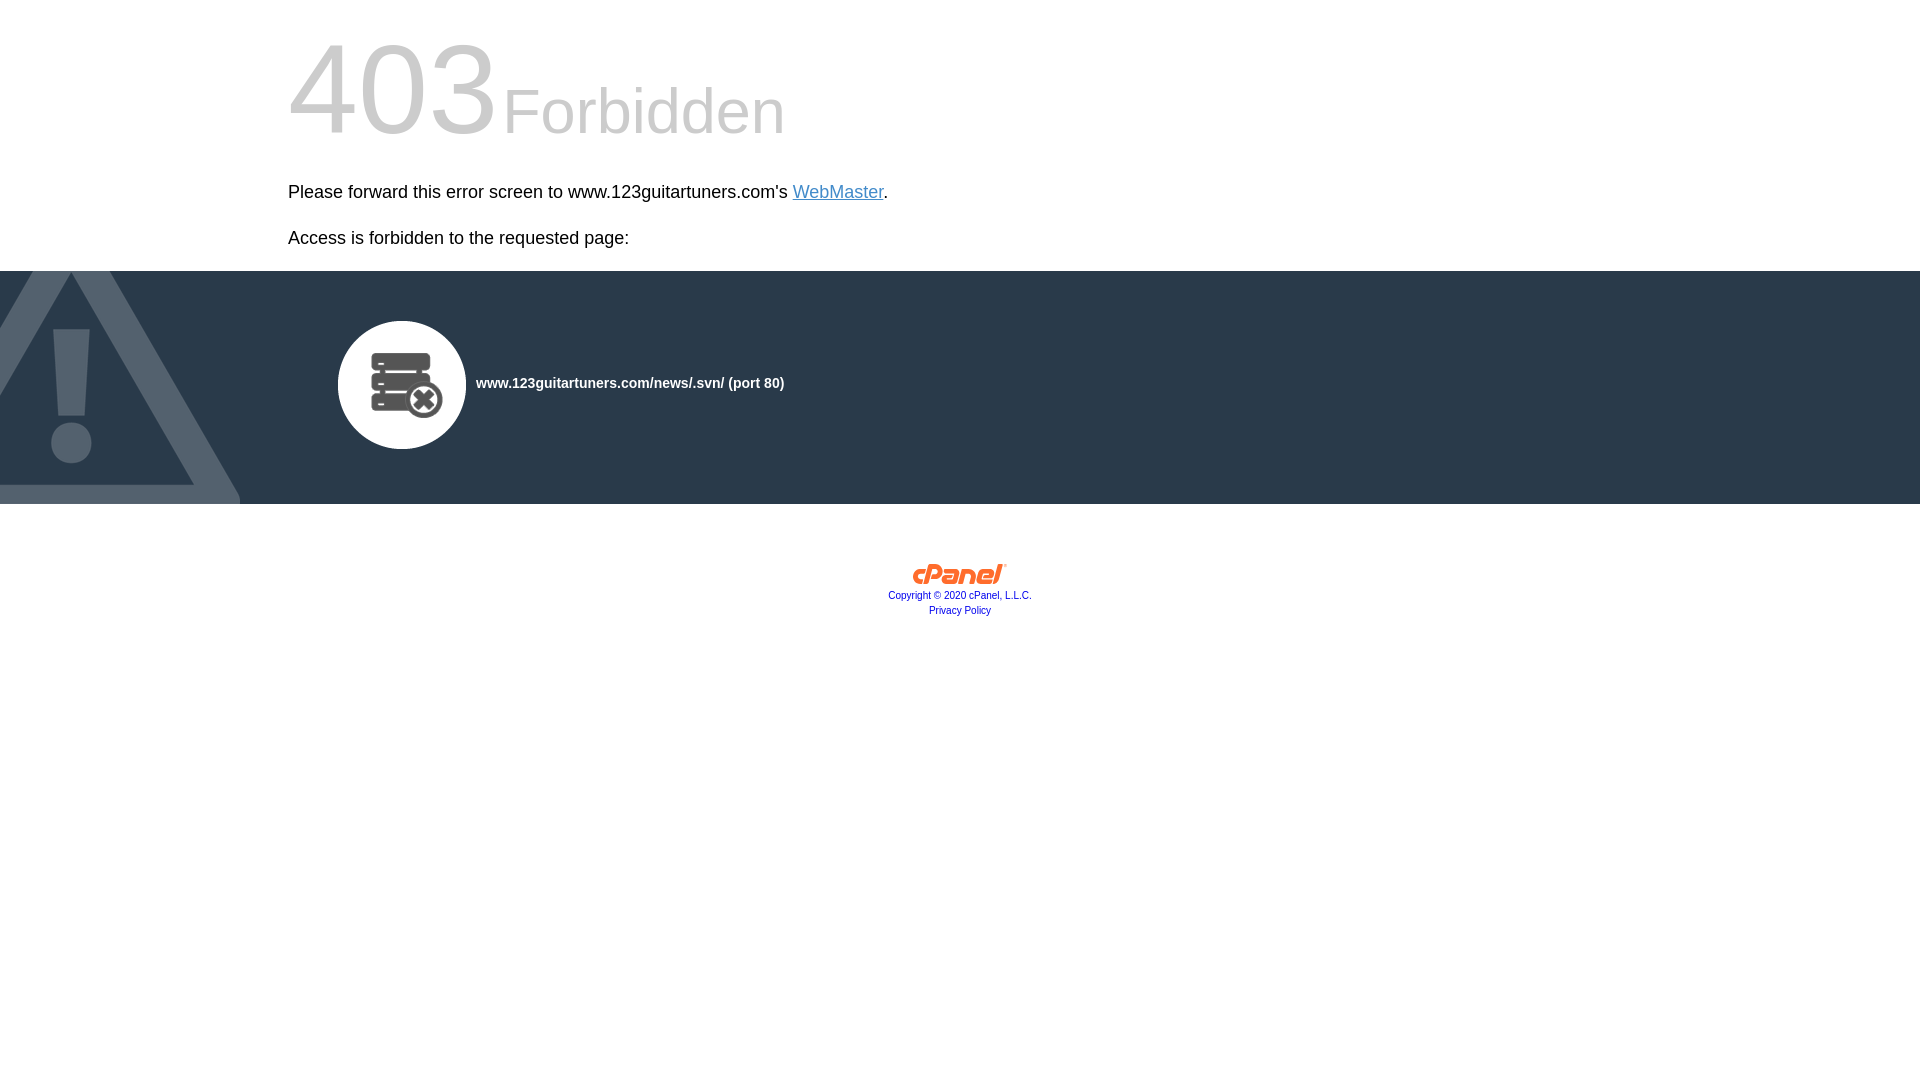 Image resolution: width=1920 pixels, height=1080 pixels. What do you see at coordinates (960, 609) in the screenshot?
I see `'Privacy Policy'` at bounding box center [960, 609].